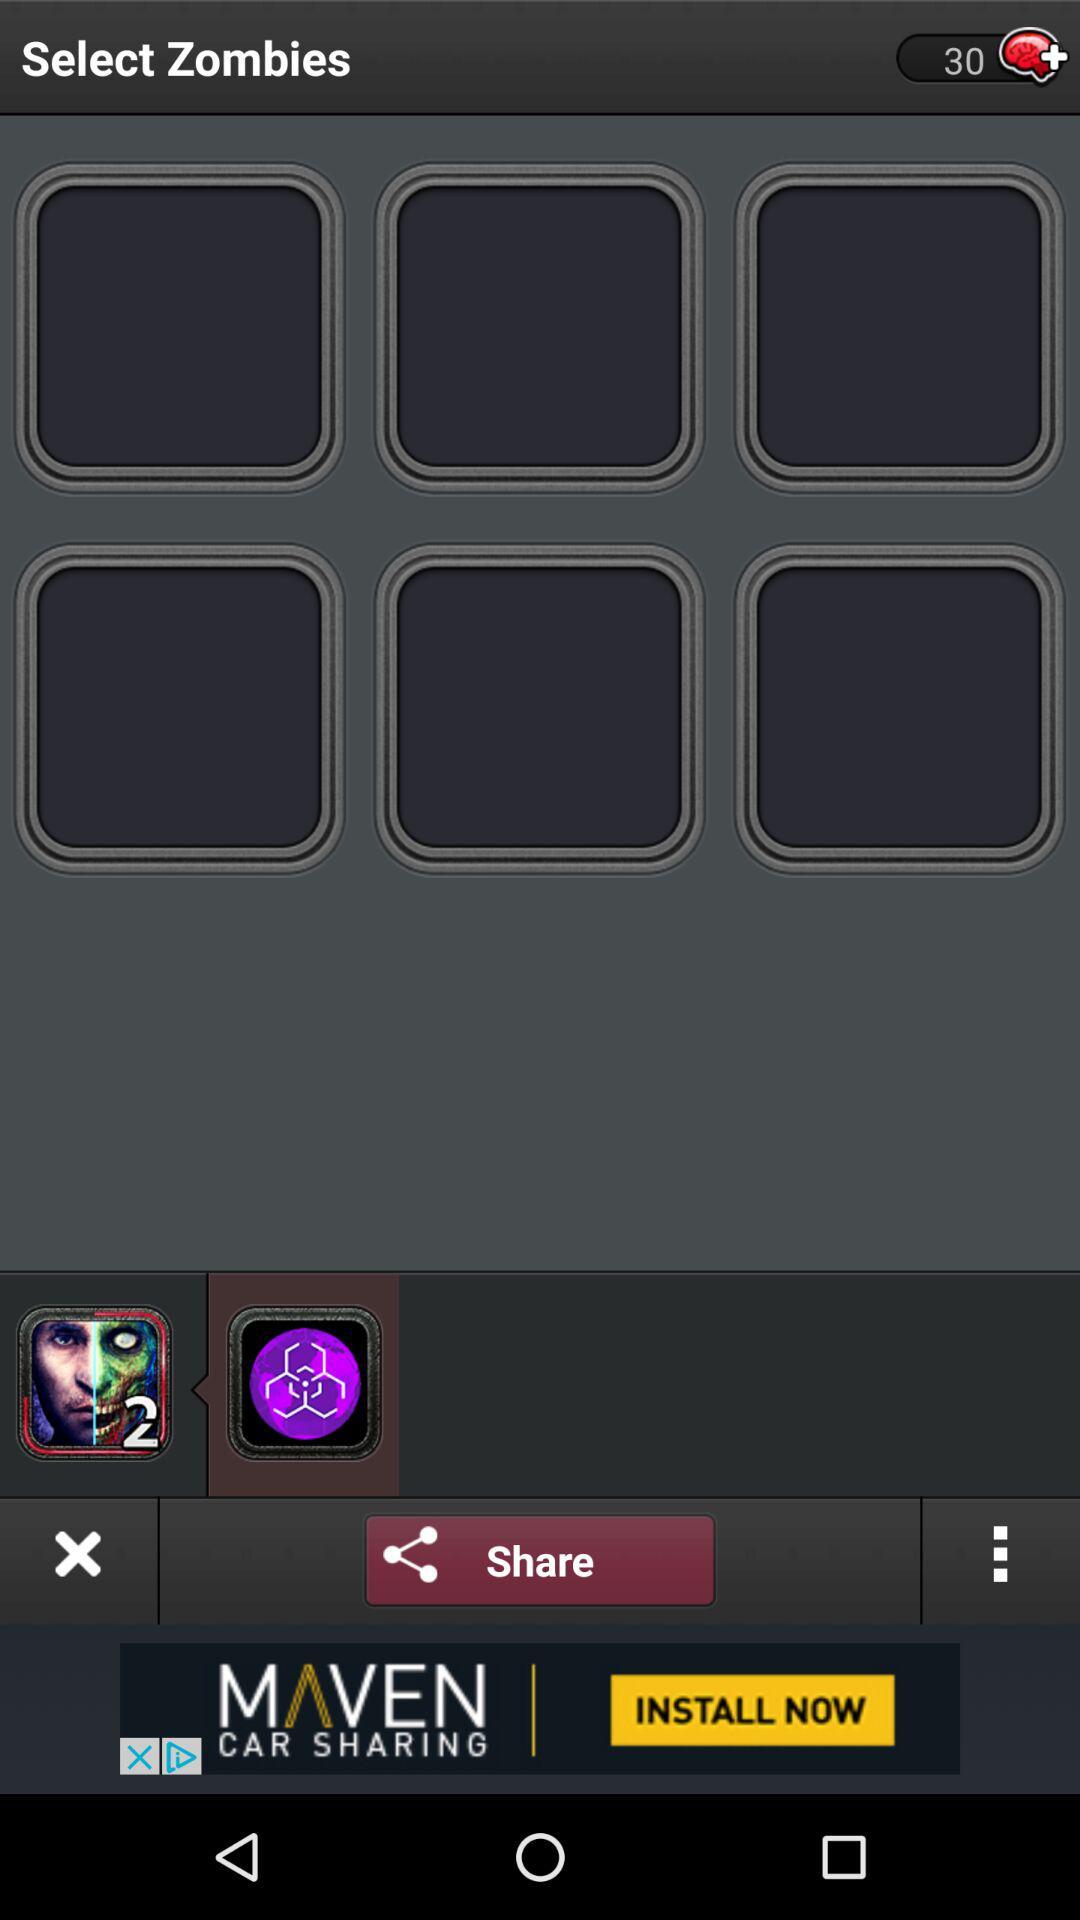 The height and width of the screenshot is (1920, 1080). Describe the element at coordinates (1001, 1670) in the screenshot. I see `the more icon` at that location.